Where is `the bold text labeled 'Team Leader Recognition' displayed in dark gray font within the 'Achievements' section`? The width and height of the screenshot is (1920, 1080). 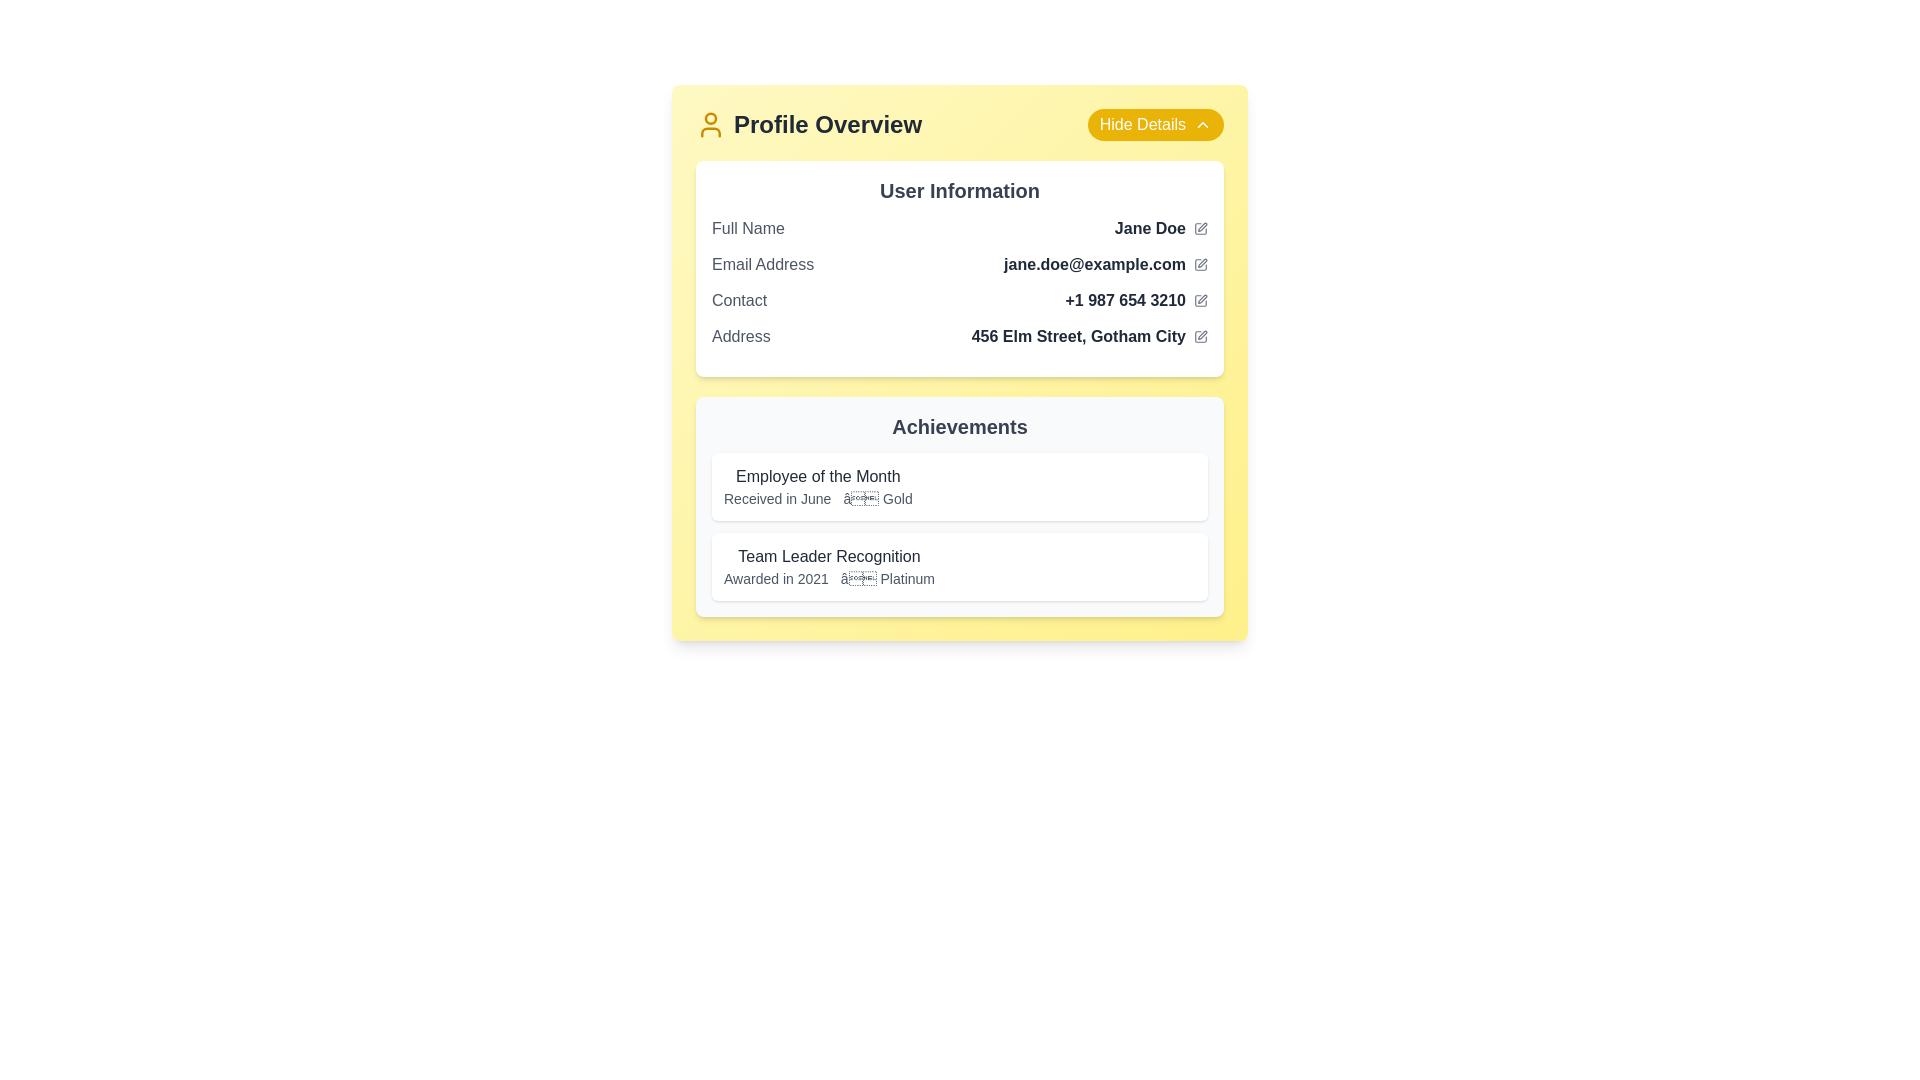 the bold text labeled 'Team Leader Recognition' displayed in dark gray font within the 'Achievements' section is located at coordinates (829, 556).